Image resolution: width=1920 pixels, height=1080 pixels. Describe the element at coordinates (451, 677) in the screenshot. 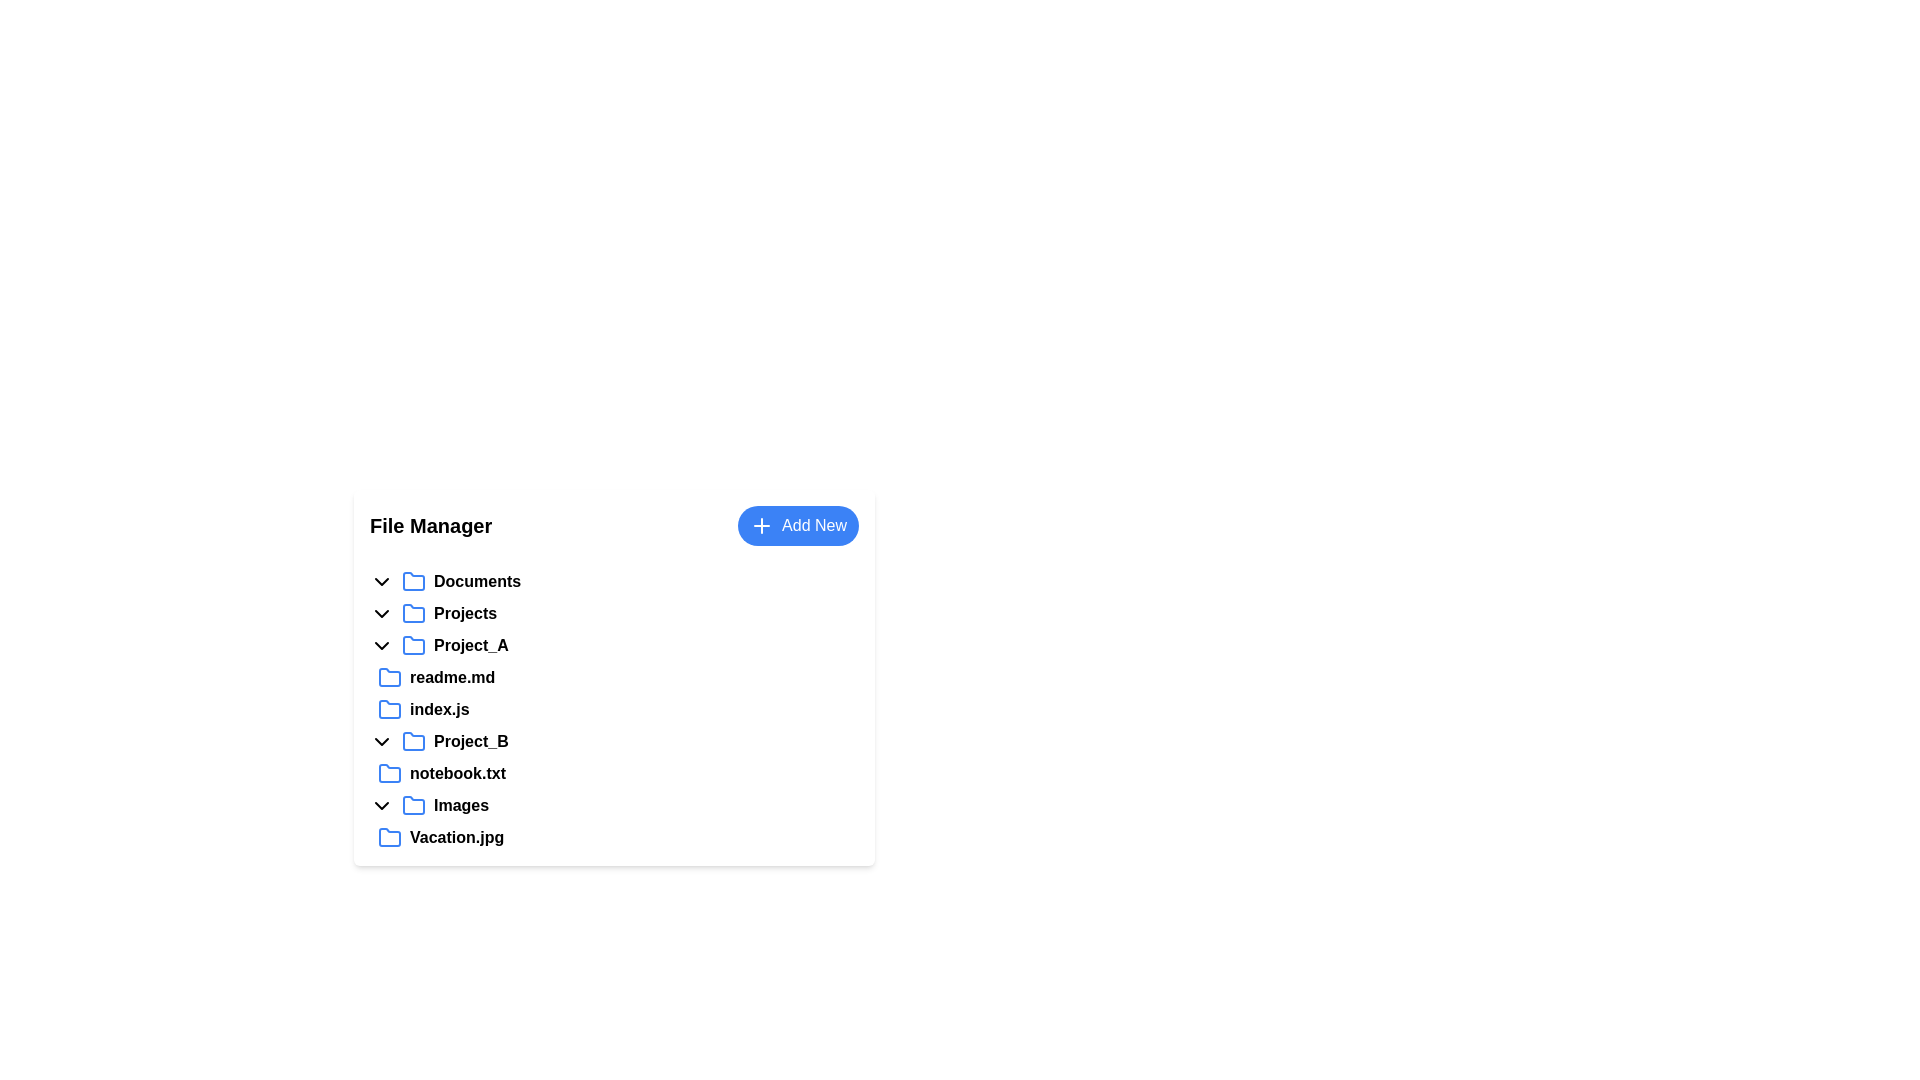

I see `the text label displaying the filename 'readme.md', which is styled in bold font and positioned next to a blue folder icon in the 'Project_A' directory` at that location.